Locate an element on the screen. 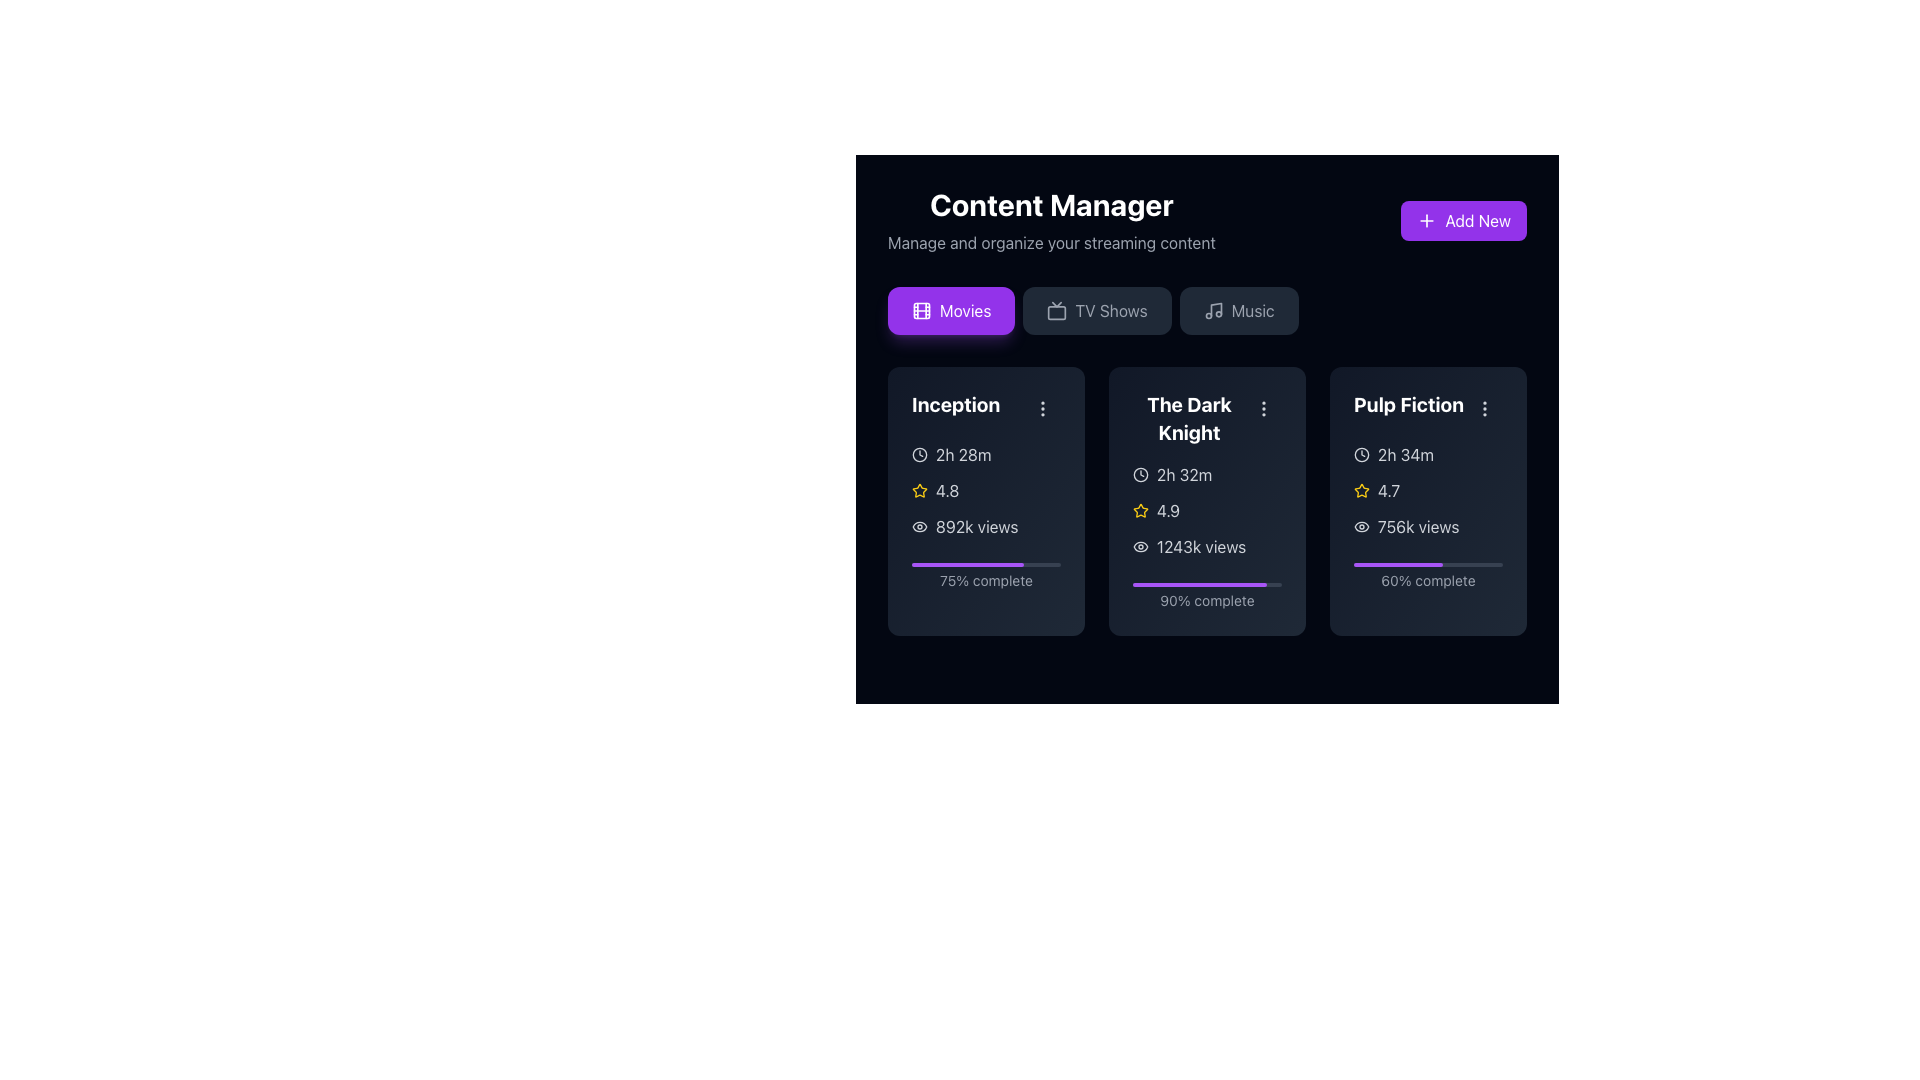 The width and height of the screenshot is (1920, 1080). Label with icon that shows the total number of views for the 'Pulp Fiction' entry, located at the bottom of the section above the progress bar, for web development purposes is located at coordinates (1427, 526).